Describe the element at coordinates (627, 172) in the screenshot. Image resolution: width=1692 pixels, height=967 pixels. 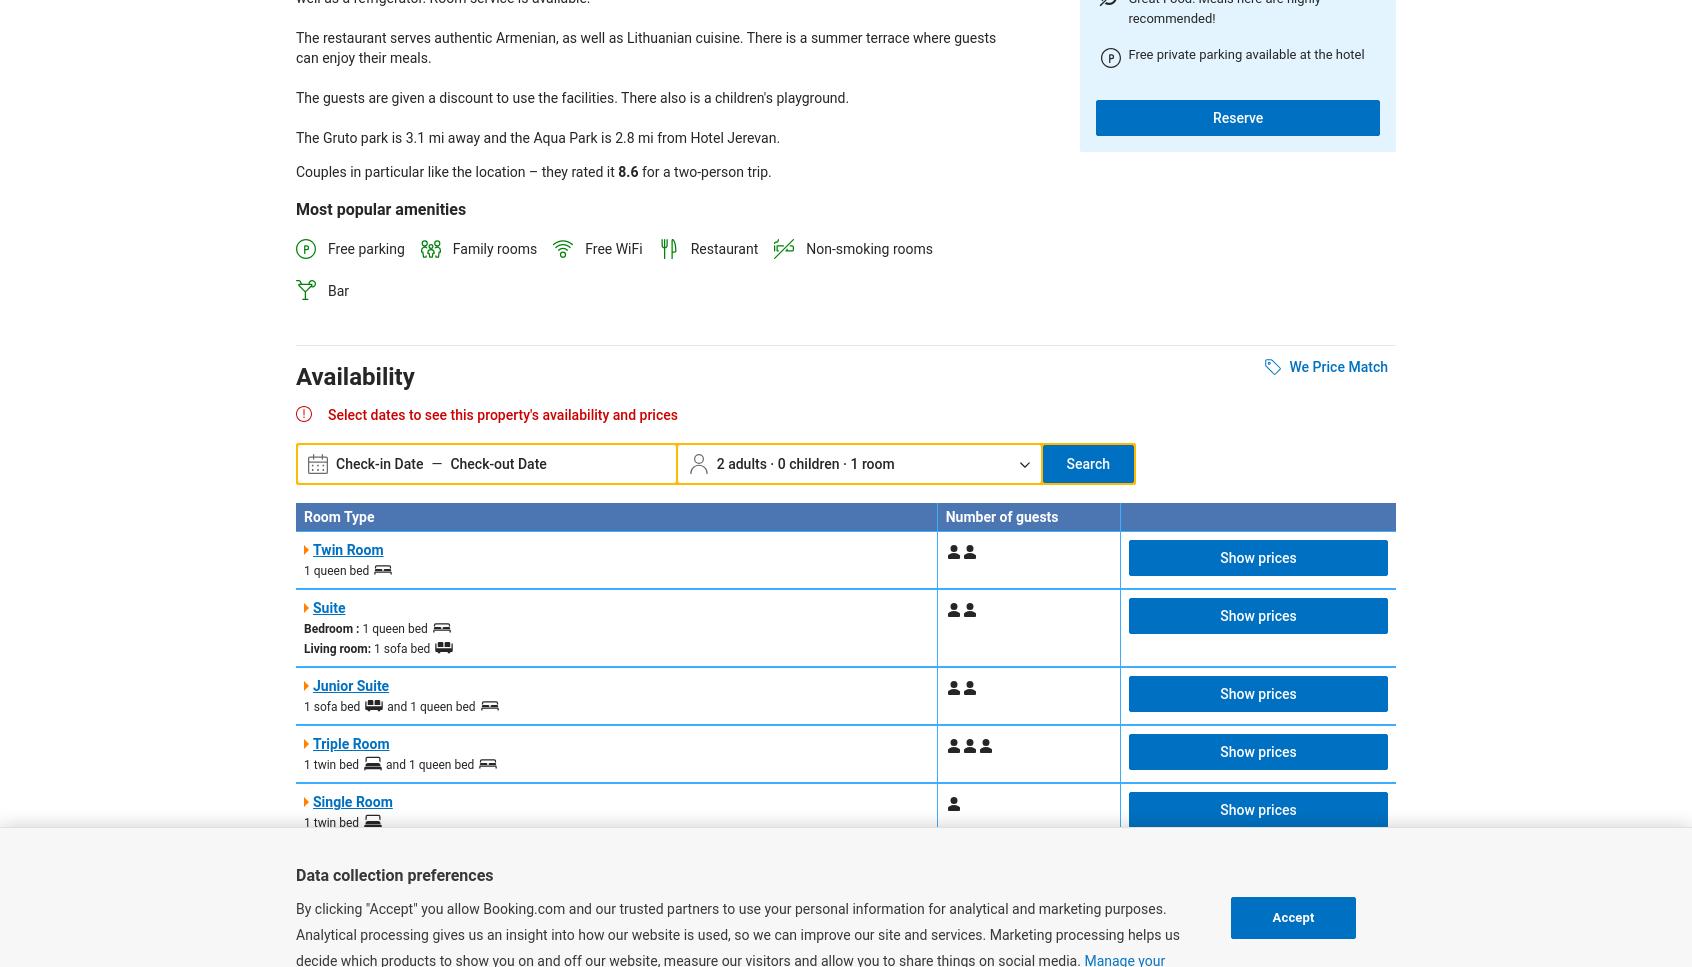
I see `'8.6'` at that location.